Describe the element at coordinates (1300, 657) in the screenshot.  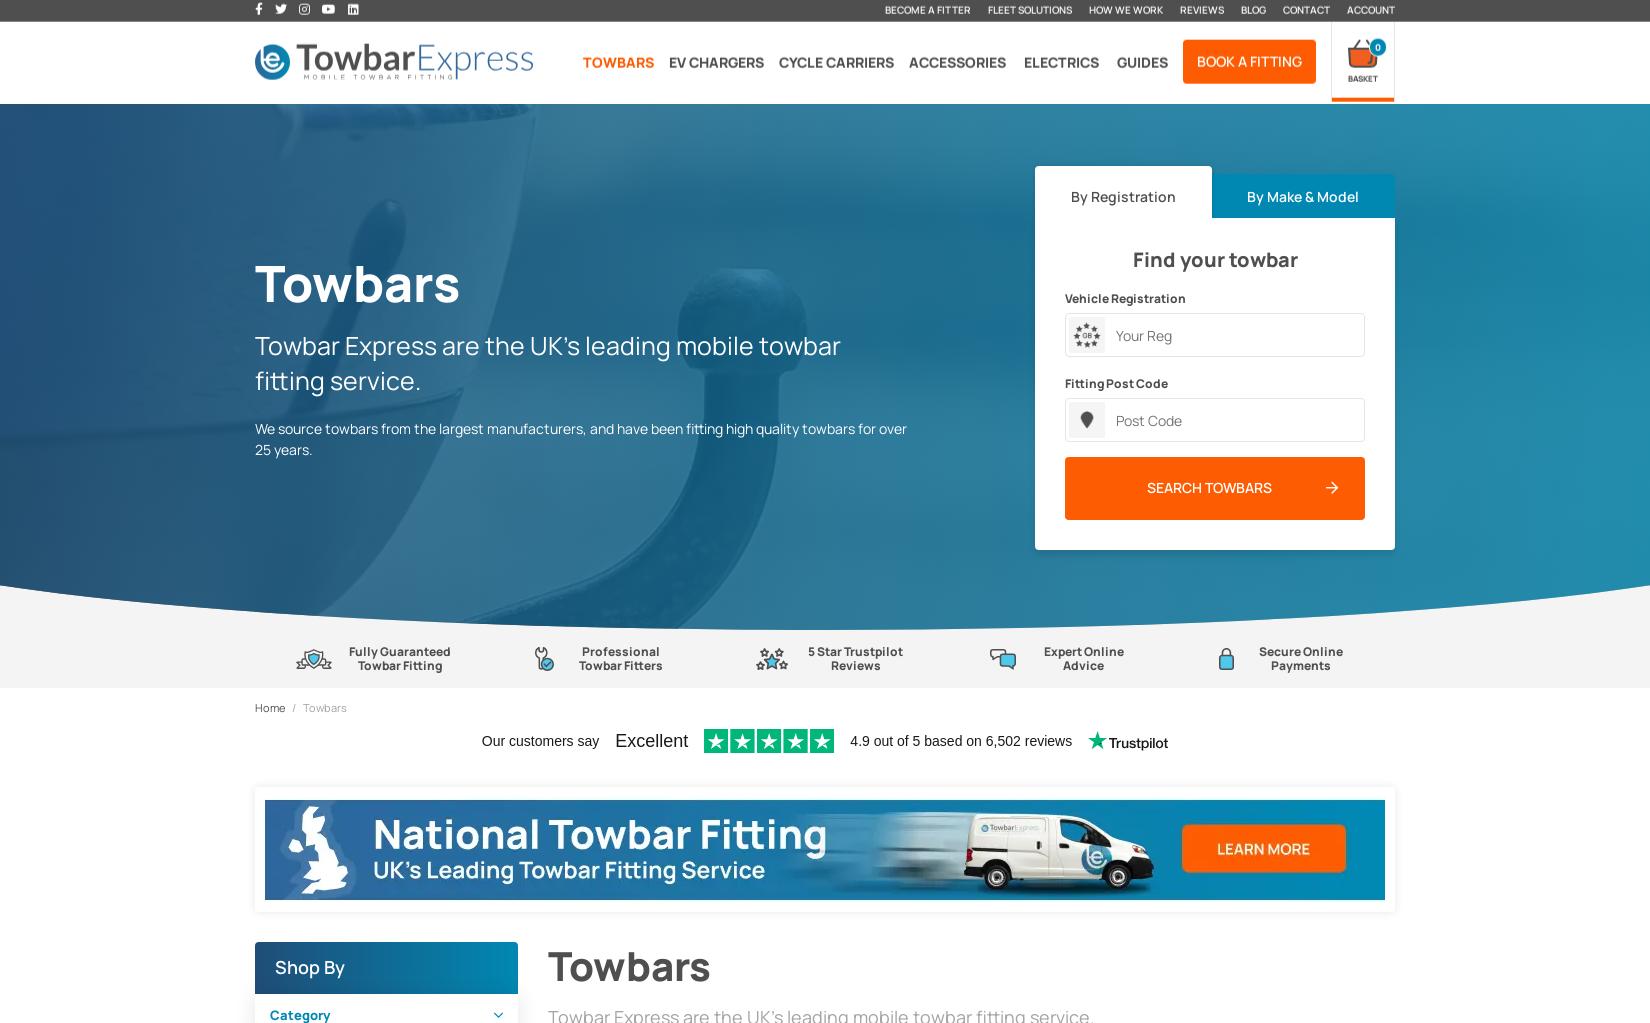
I see `'Secure Online Payments'` at that location.